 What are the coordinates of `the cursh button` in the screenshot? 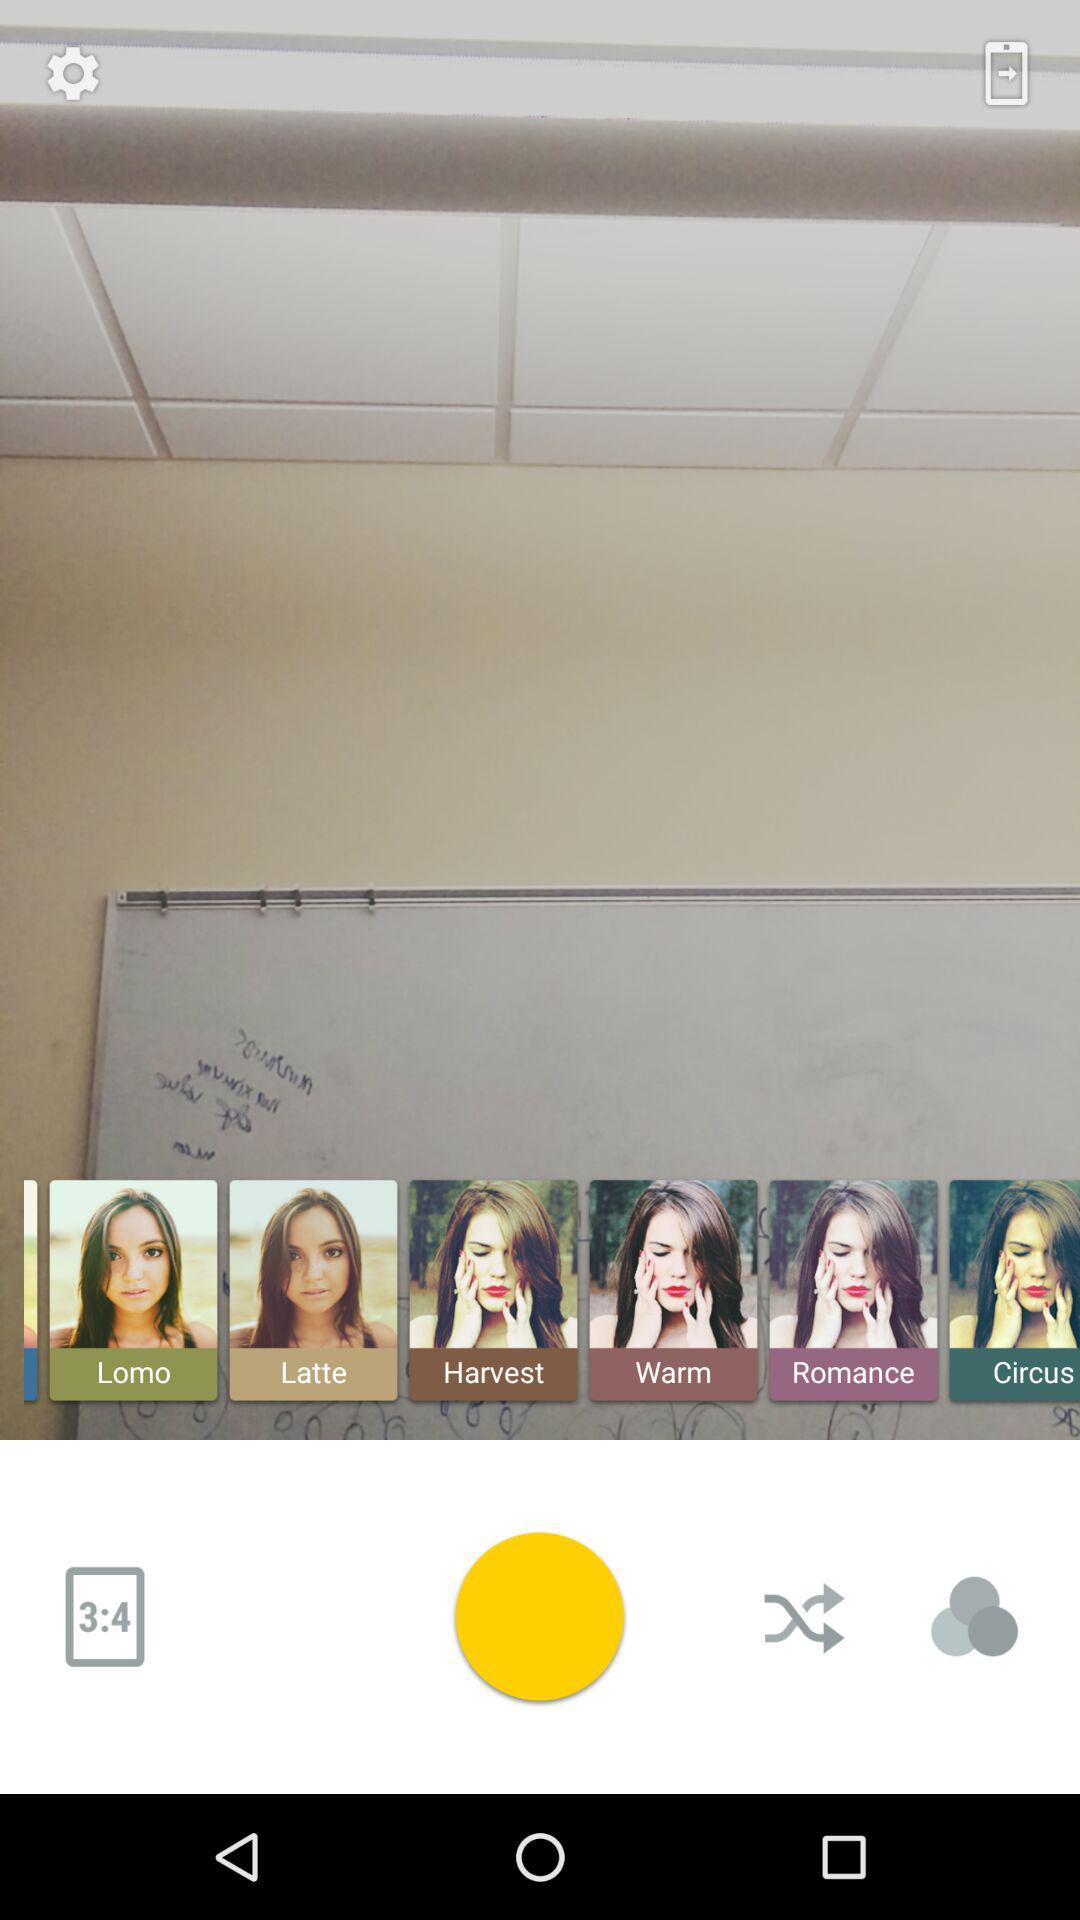 It's located at (805, 1617).